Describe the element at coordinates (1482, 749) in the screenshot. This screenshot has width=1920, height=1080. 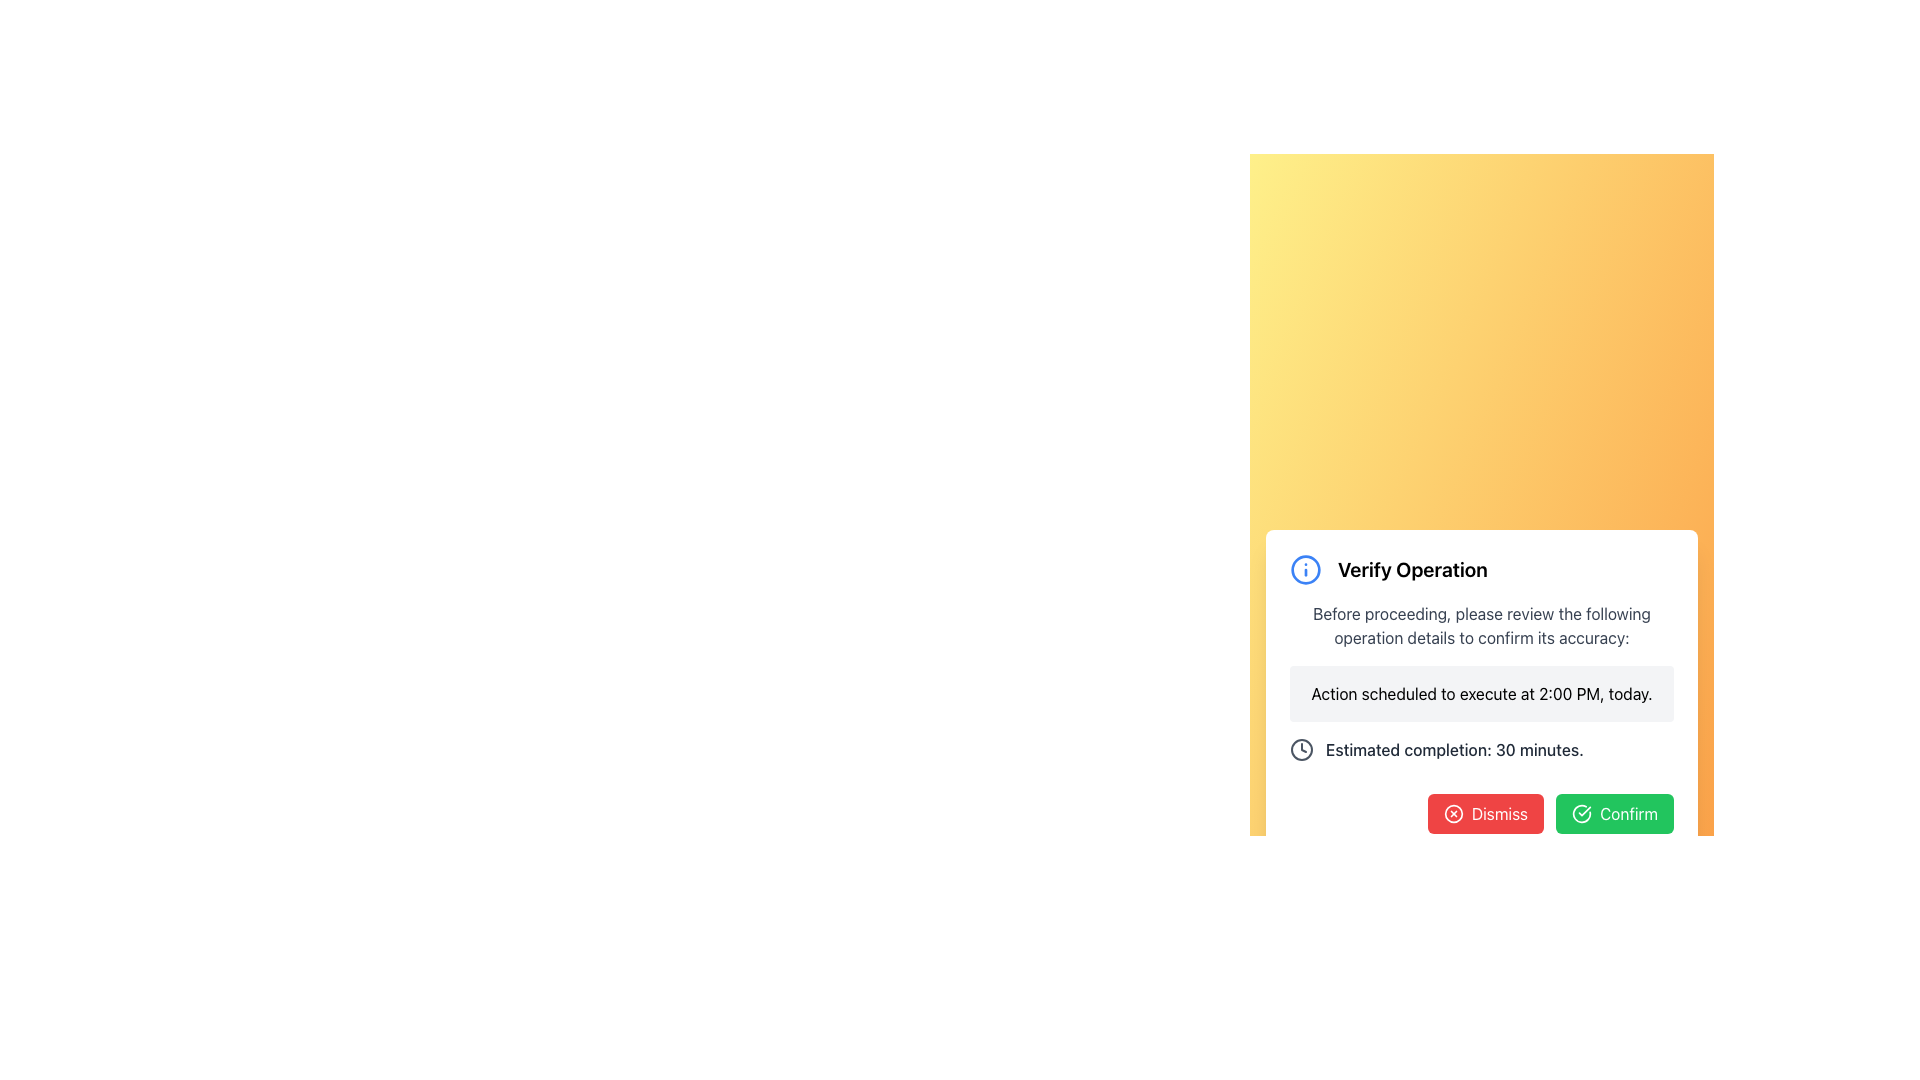
I see `the 'estimated completion time' text element with an icon located in the confirmation dialog, positioned below the description text and above the 'Dismiss' and 'Confirm' buttons` at that location.